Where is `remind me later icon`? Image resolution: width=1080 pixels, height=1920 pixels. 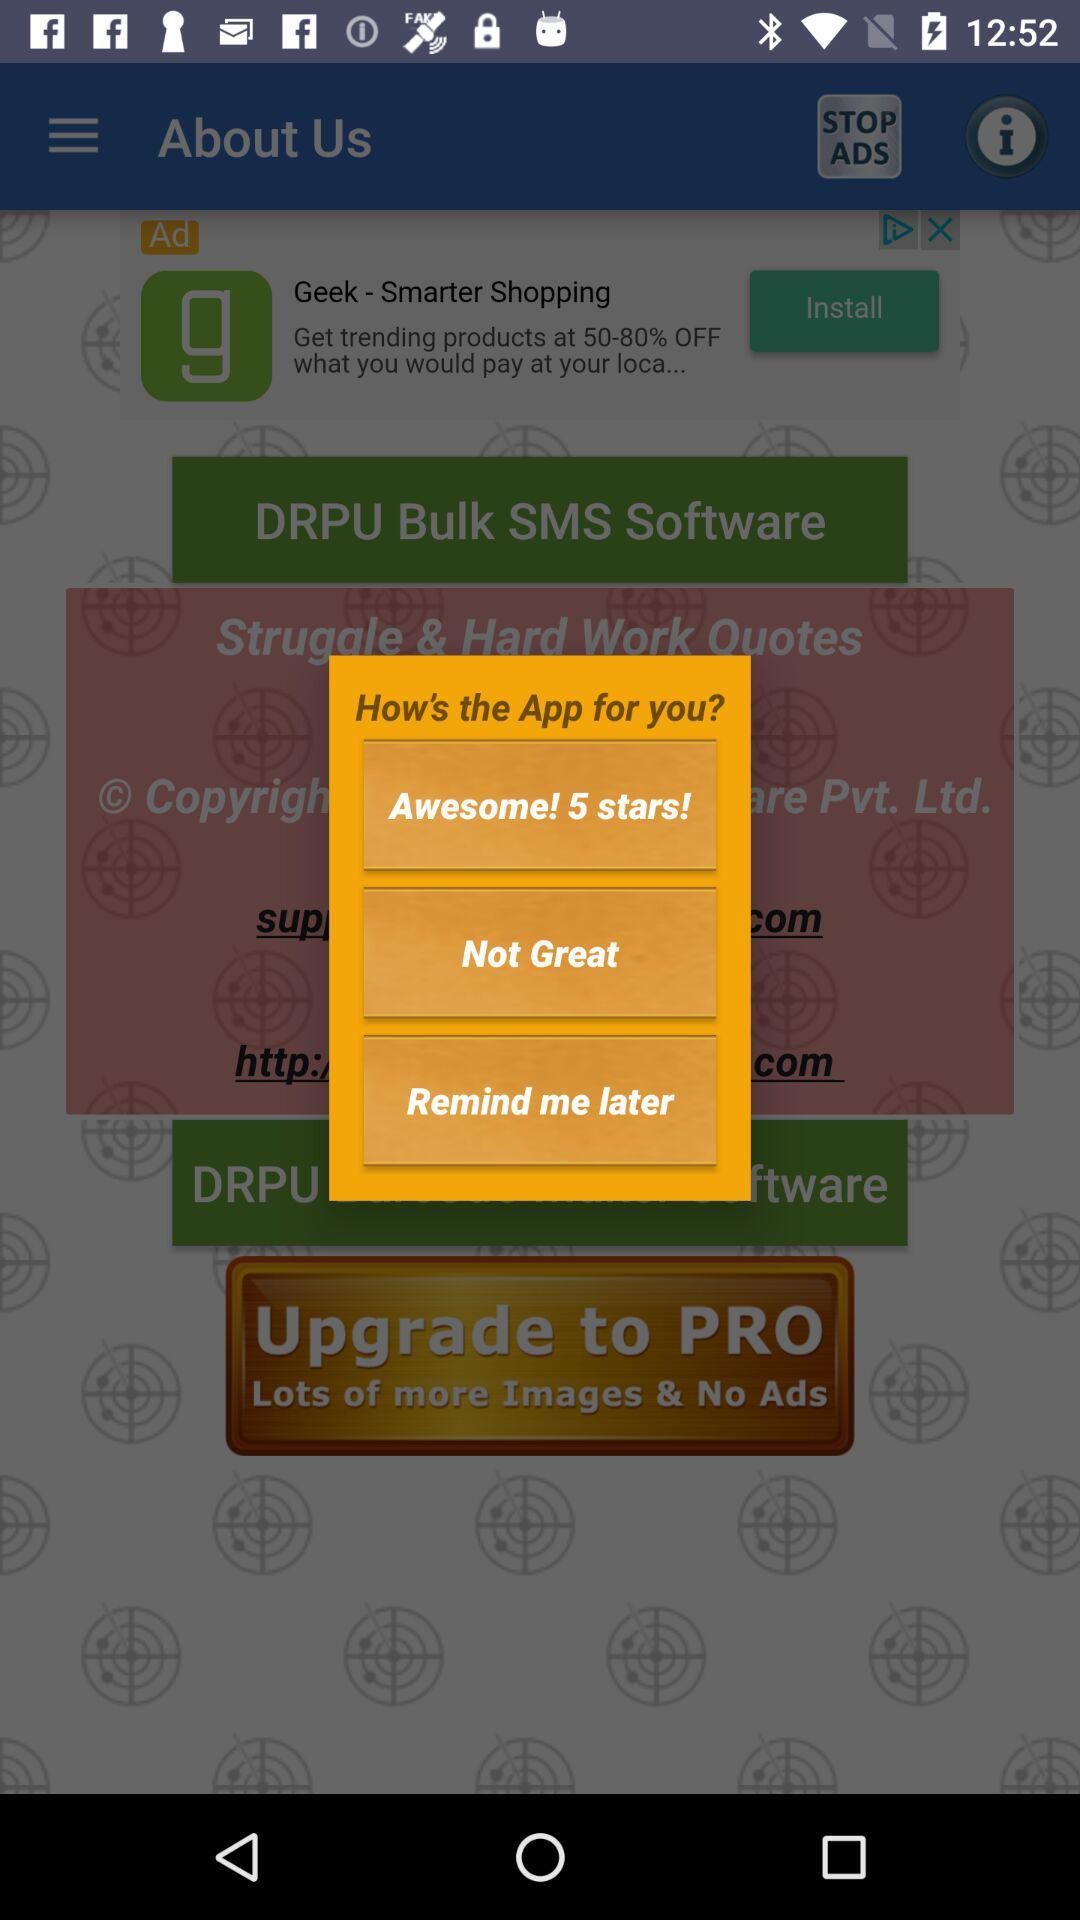 remind me later icon is located at coordinates (540, 1099).